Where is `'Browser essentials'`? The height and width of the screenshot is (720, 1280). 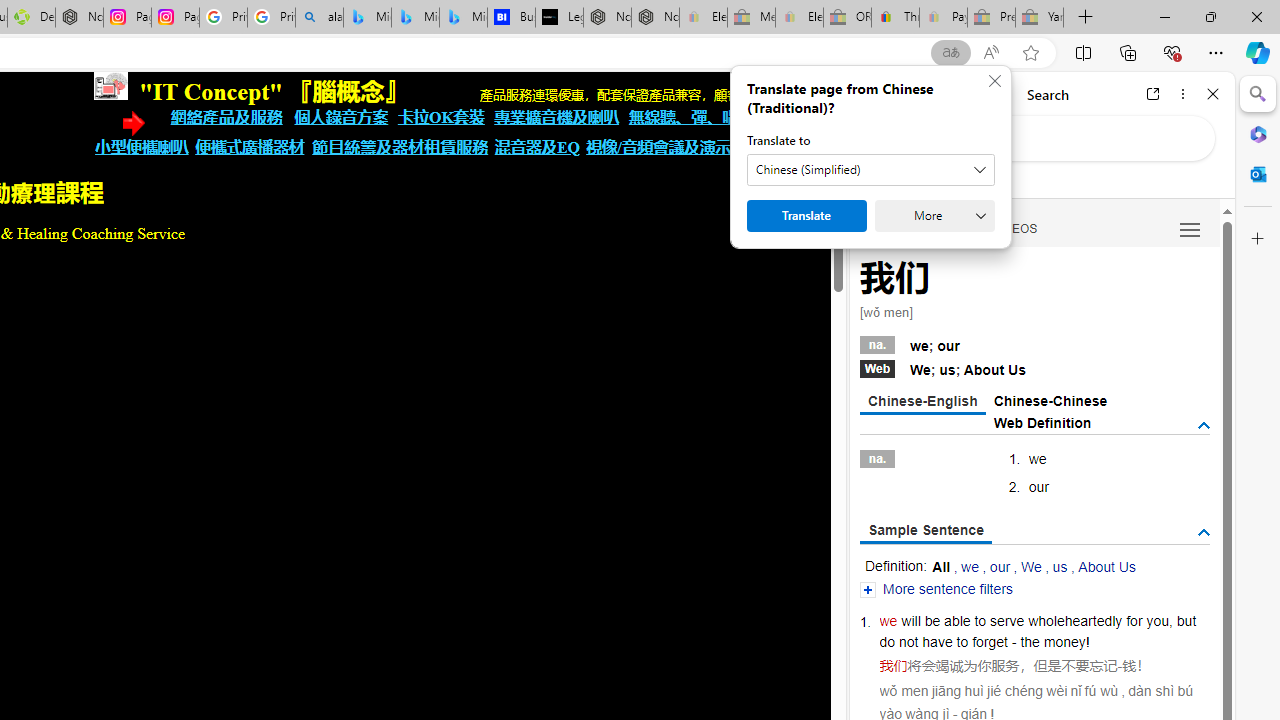 'Browser essentials' is located at coordinates (1171, 51).